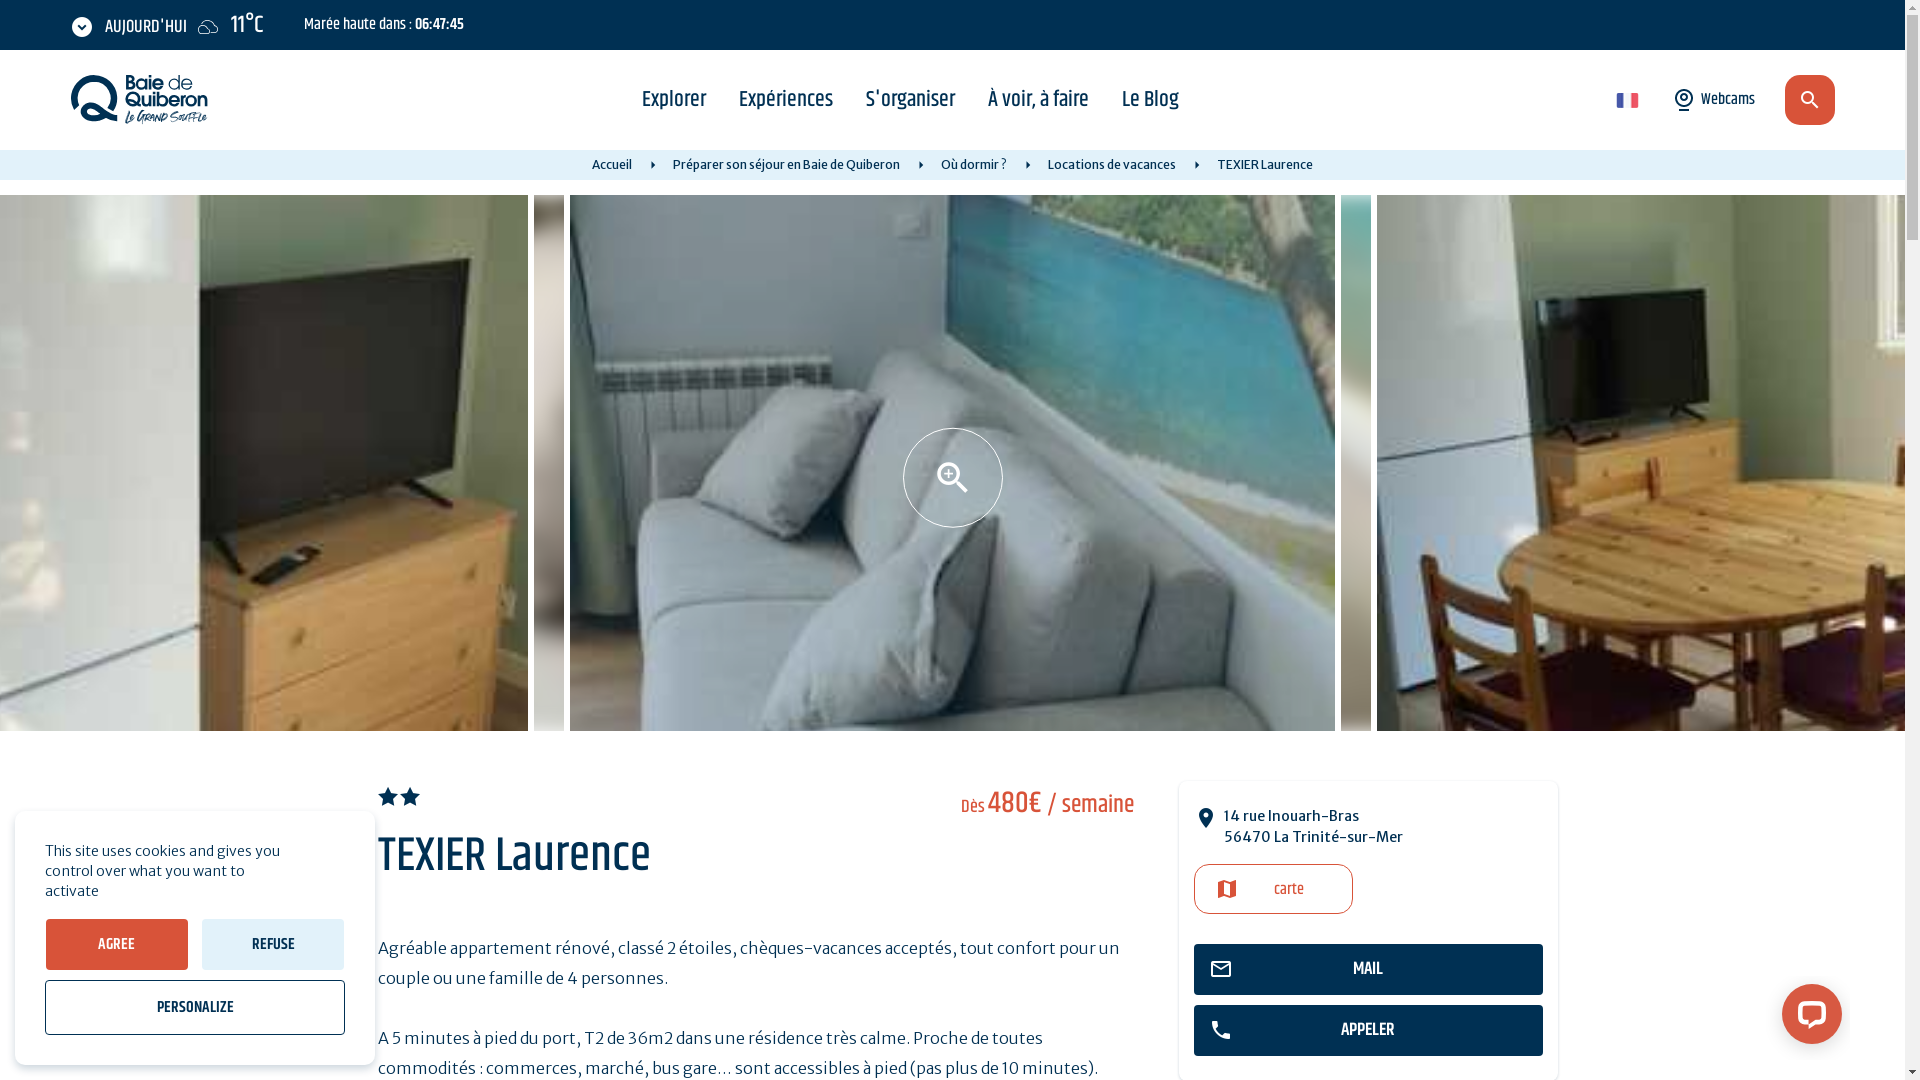  Describe the element at coordinates (1808, 1018) in the screenshot. I see `'LiveChat chat widget'` at that location.